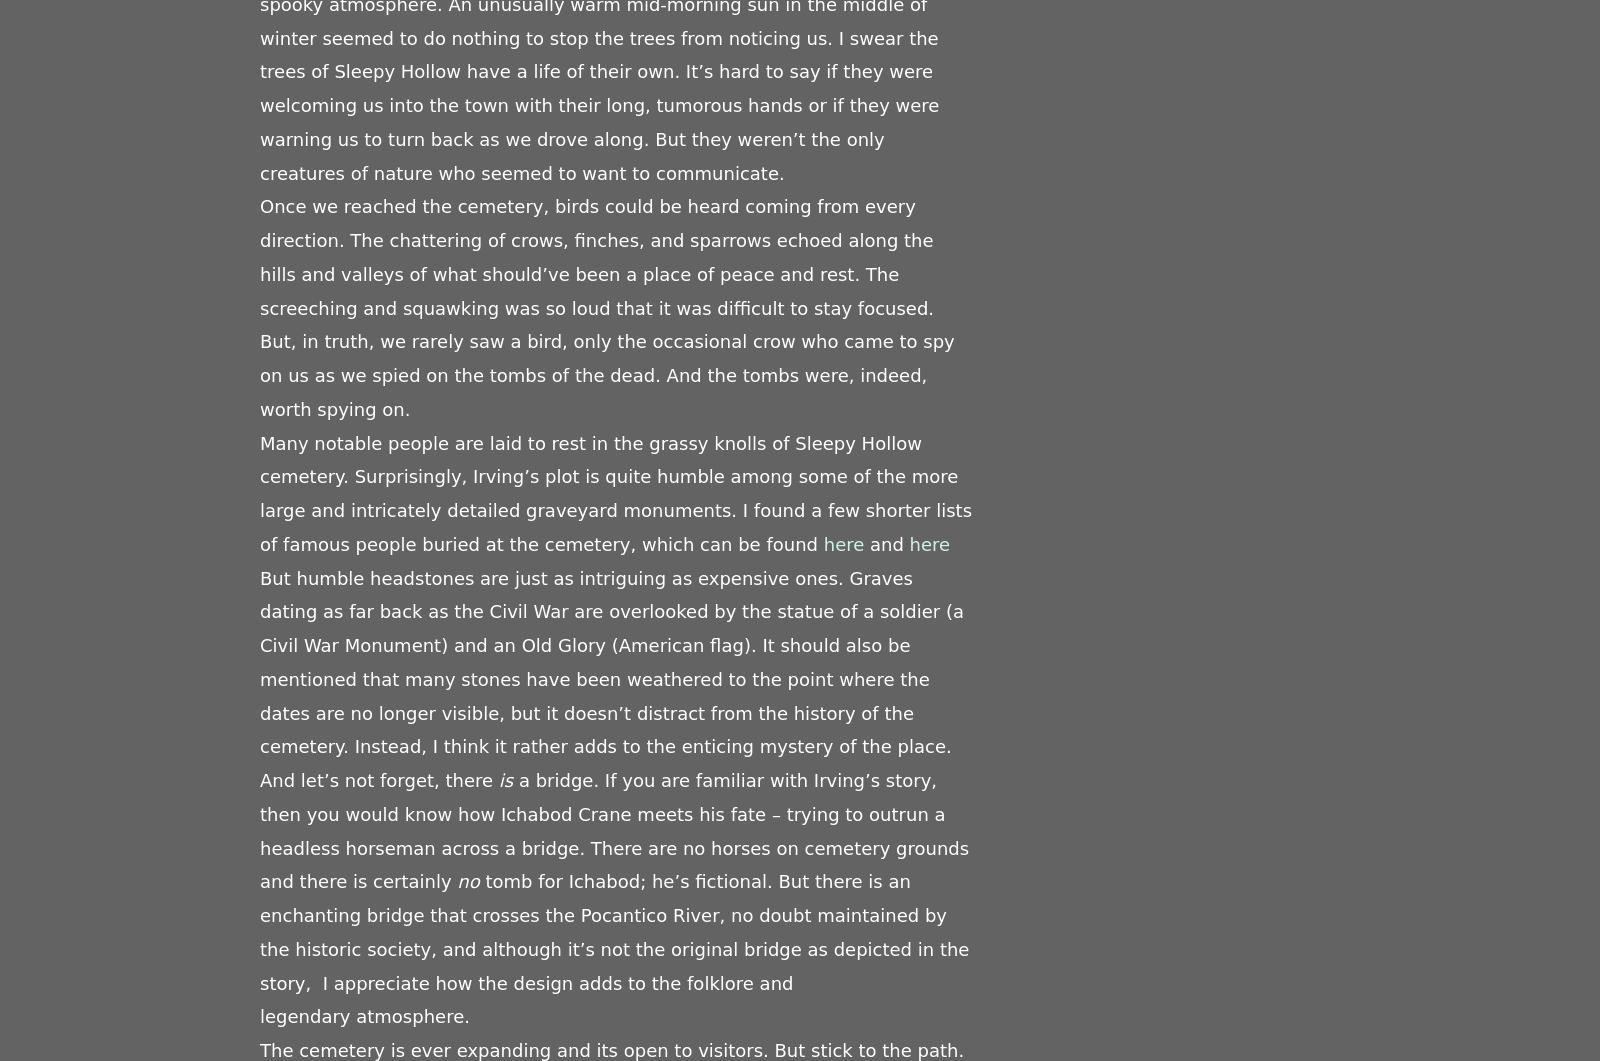 The image size is (1600, 1061). I want to click on 'And let’s not forget, there', so click(379, 780).